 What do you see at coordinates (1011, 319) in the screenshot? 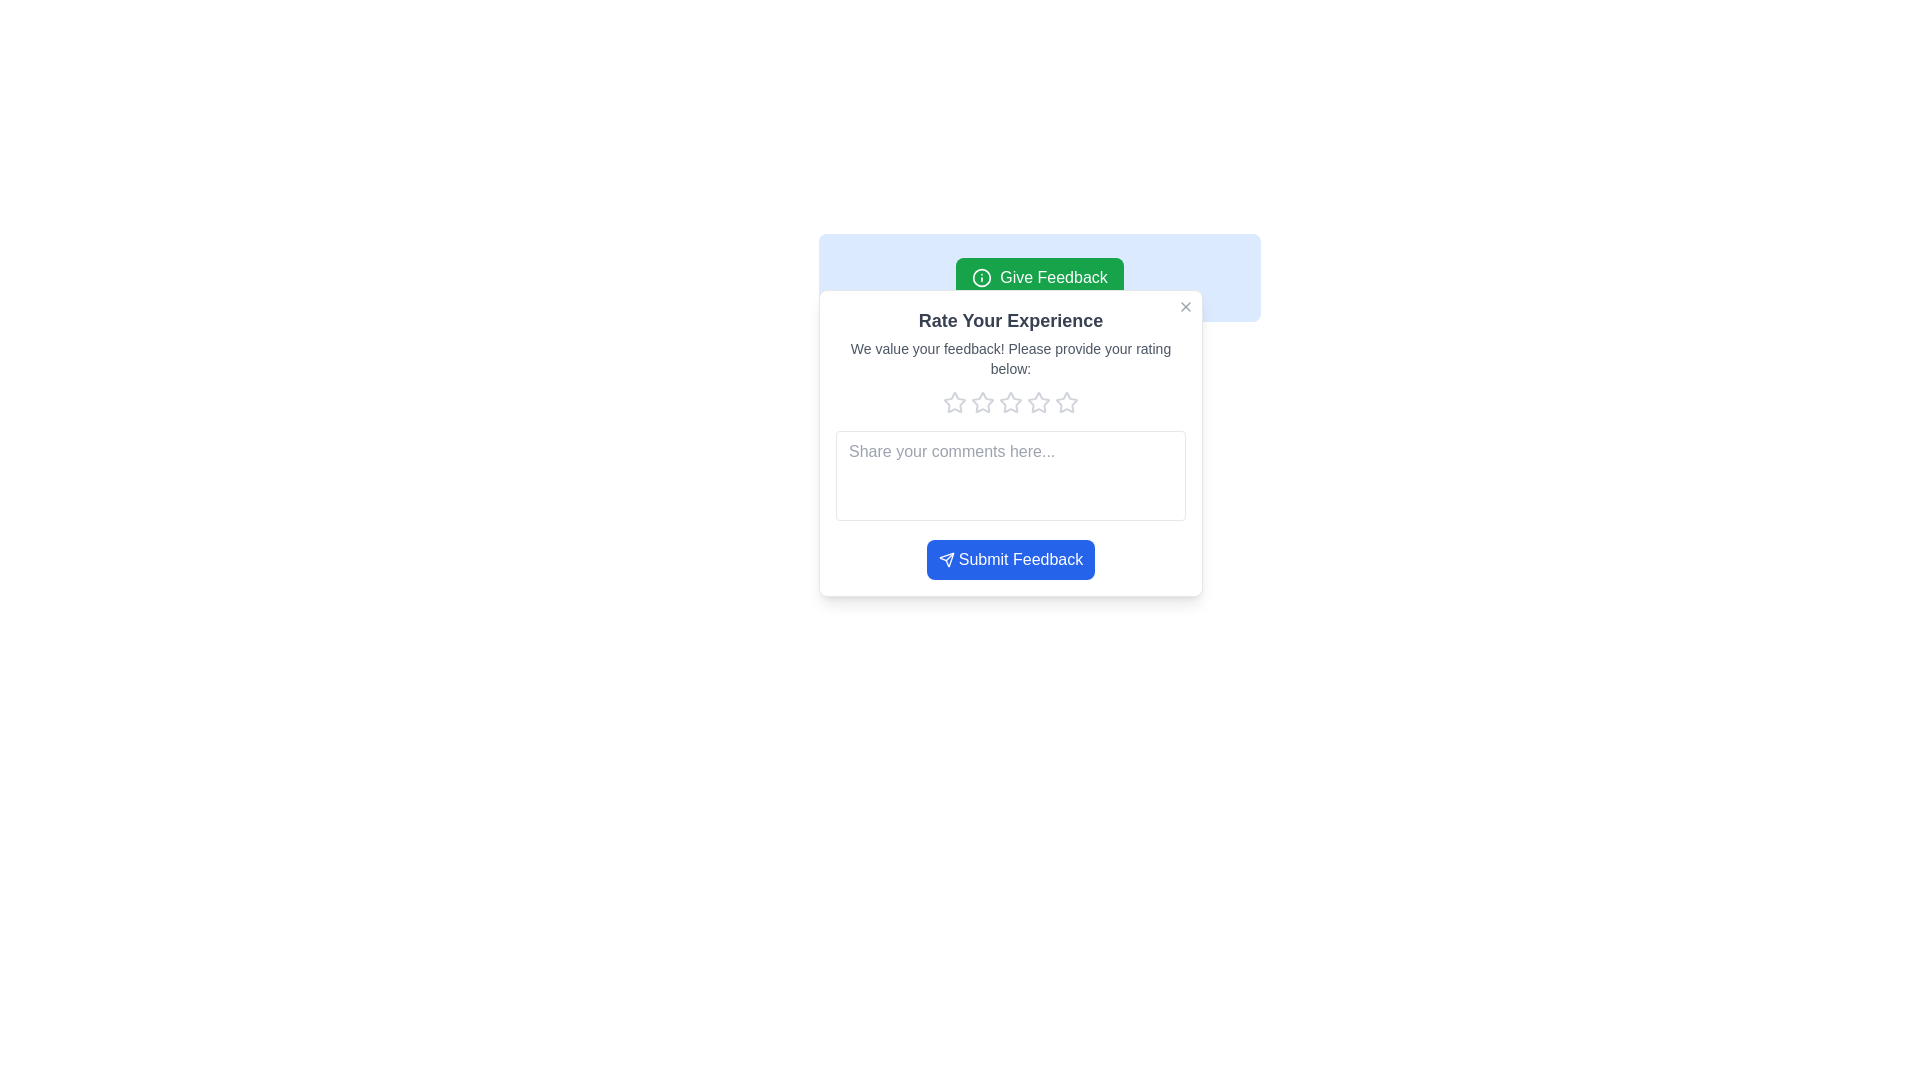
I see `the Text Heading, which serves as the title for the feedback section and is located beneath the close 'X' button` at bounding box center [1011, 319].